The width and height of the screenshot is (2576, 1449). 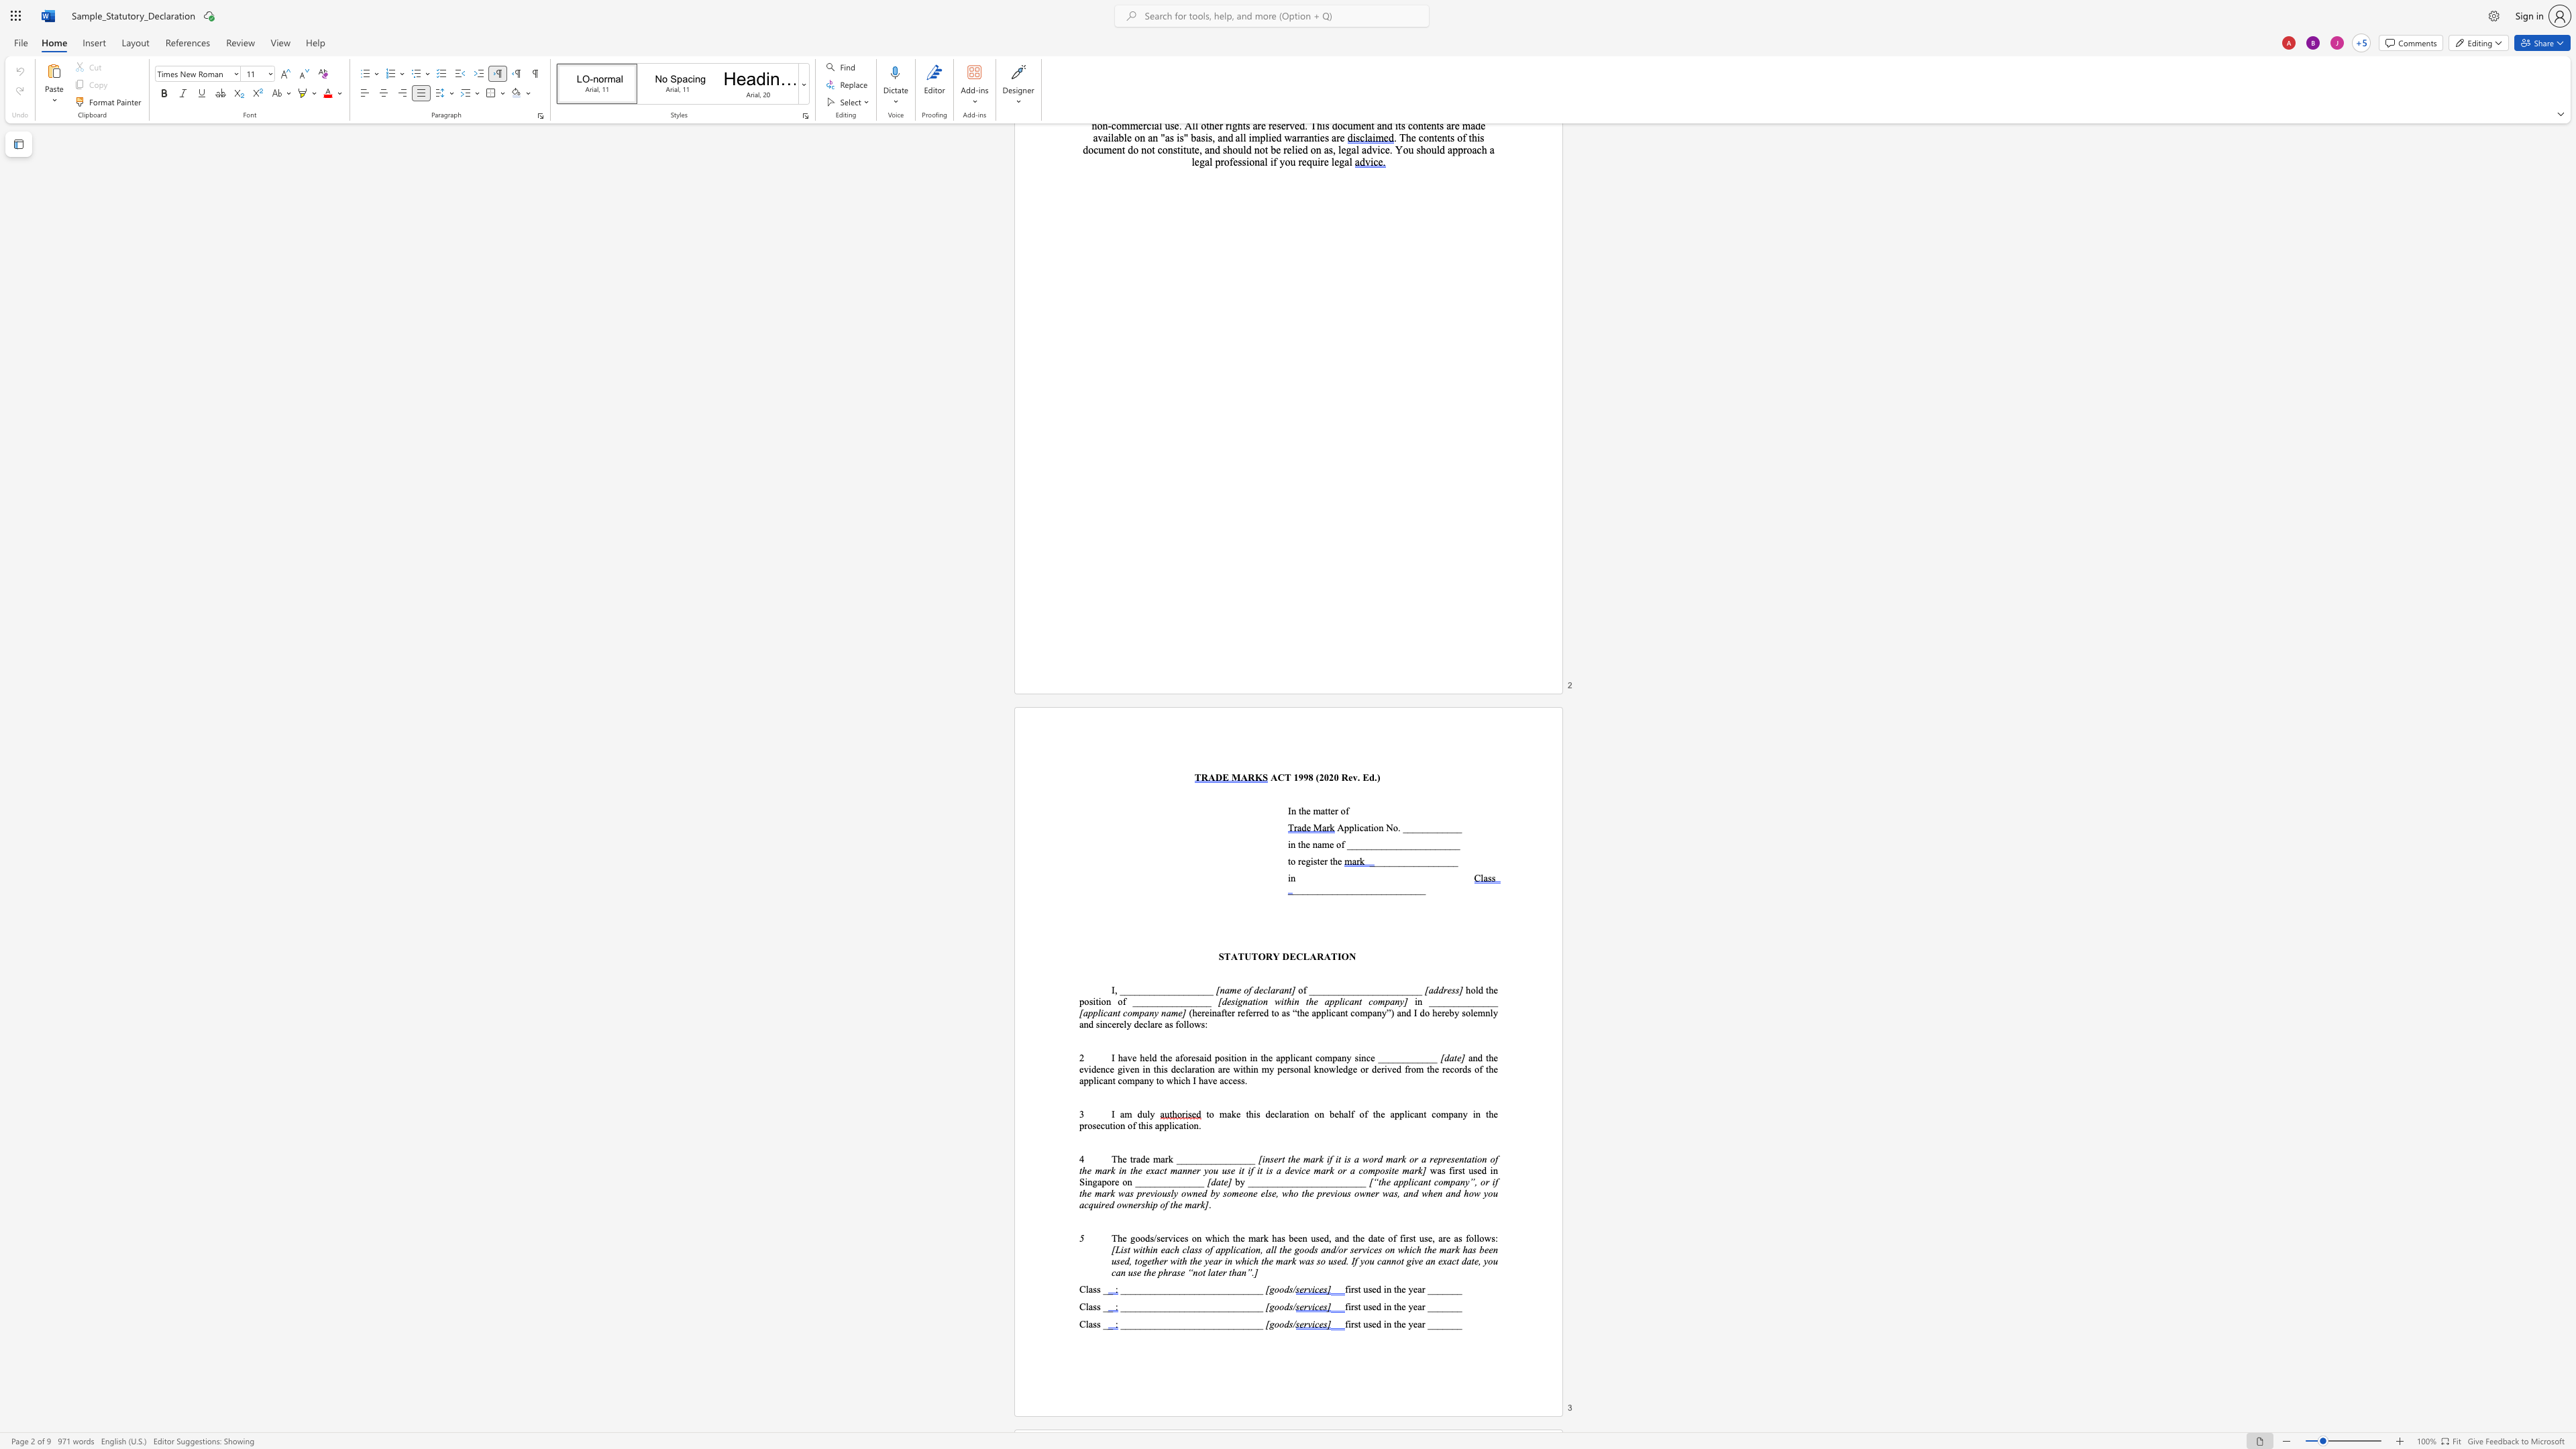 What do you see at coordinates (1141, 1057) in the screenshot?
I see `the 2th character "h" in the text` at bounding box center [1141, 1057].